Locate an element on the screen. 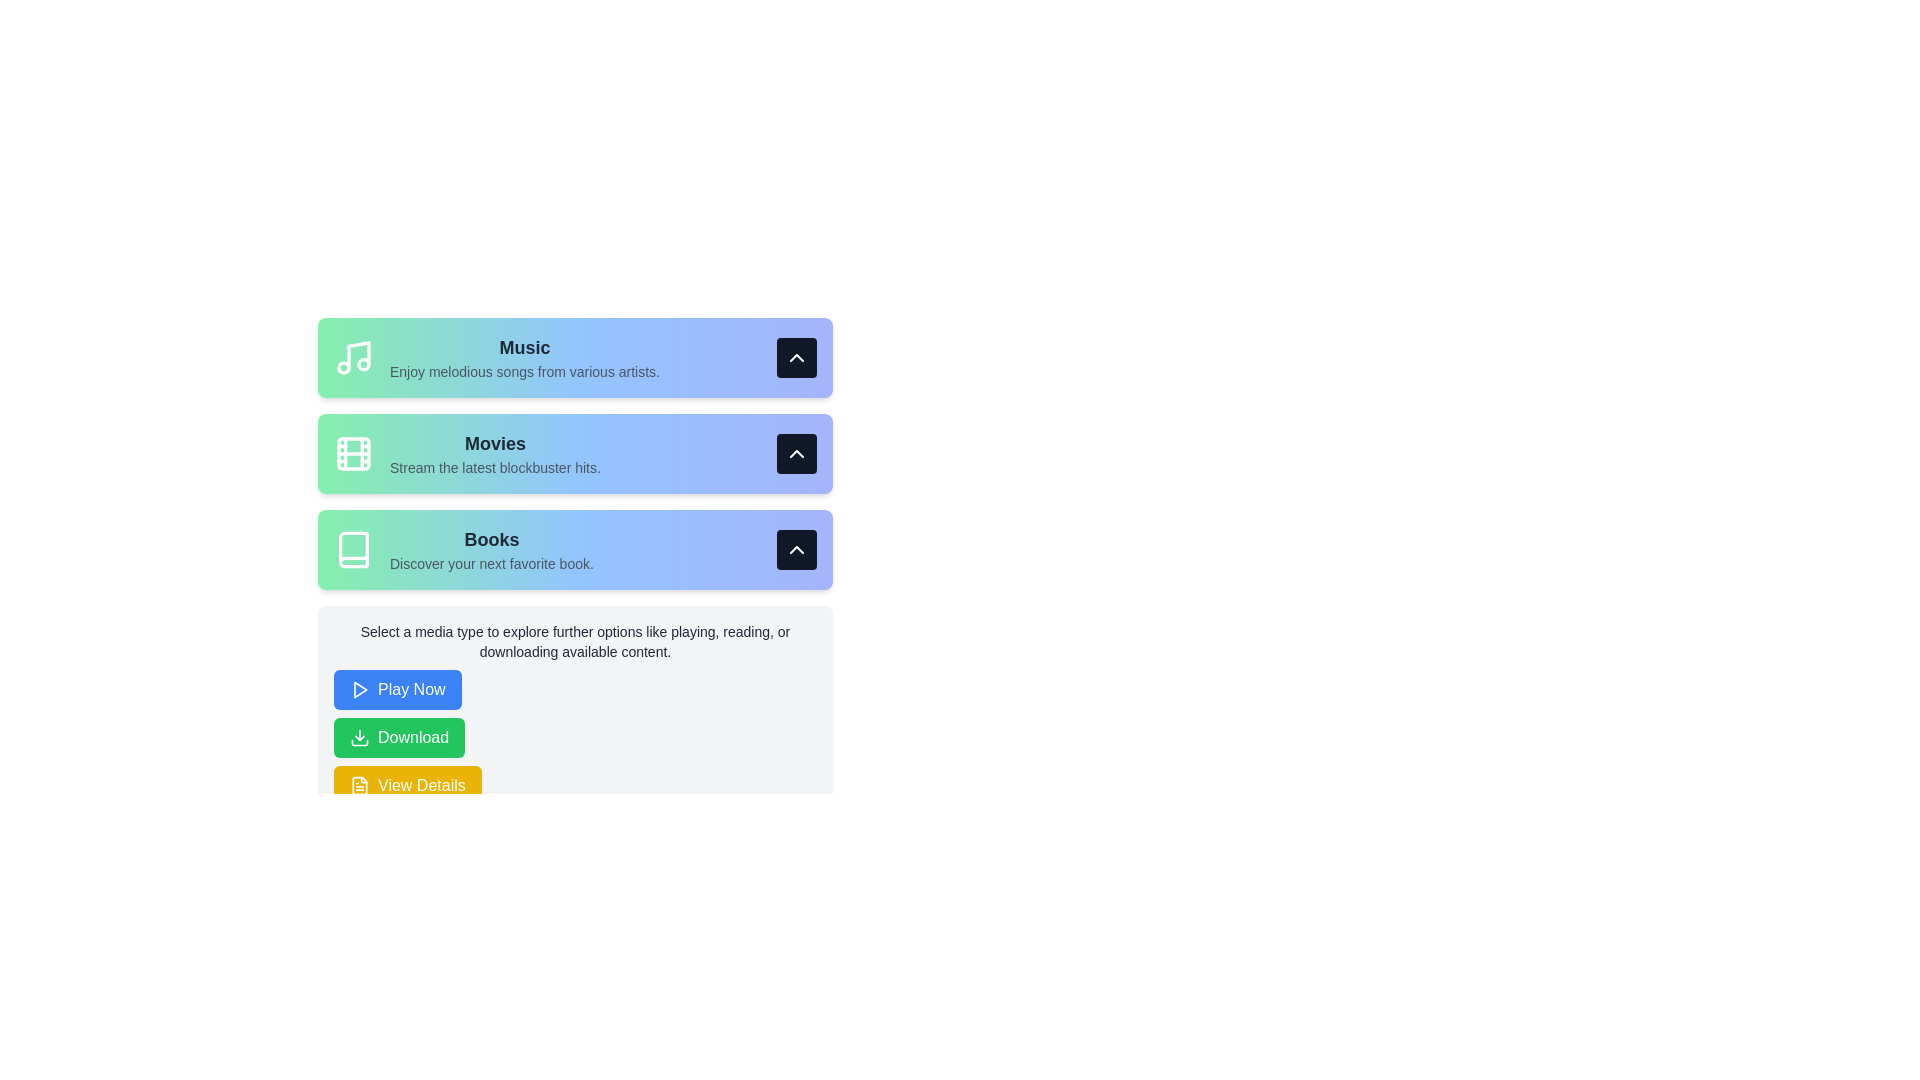  the static text label titled 'Movies', which serves as a section title indicating related content about movies is located at coordinates (495, 442).